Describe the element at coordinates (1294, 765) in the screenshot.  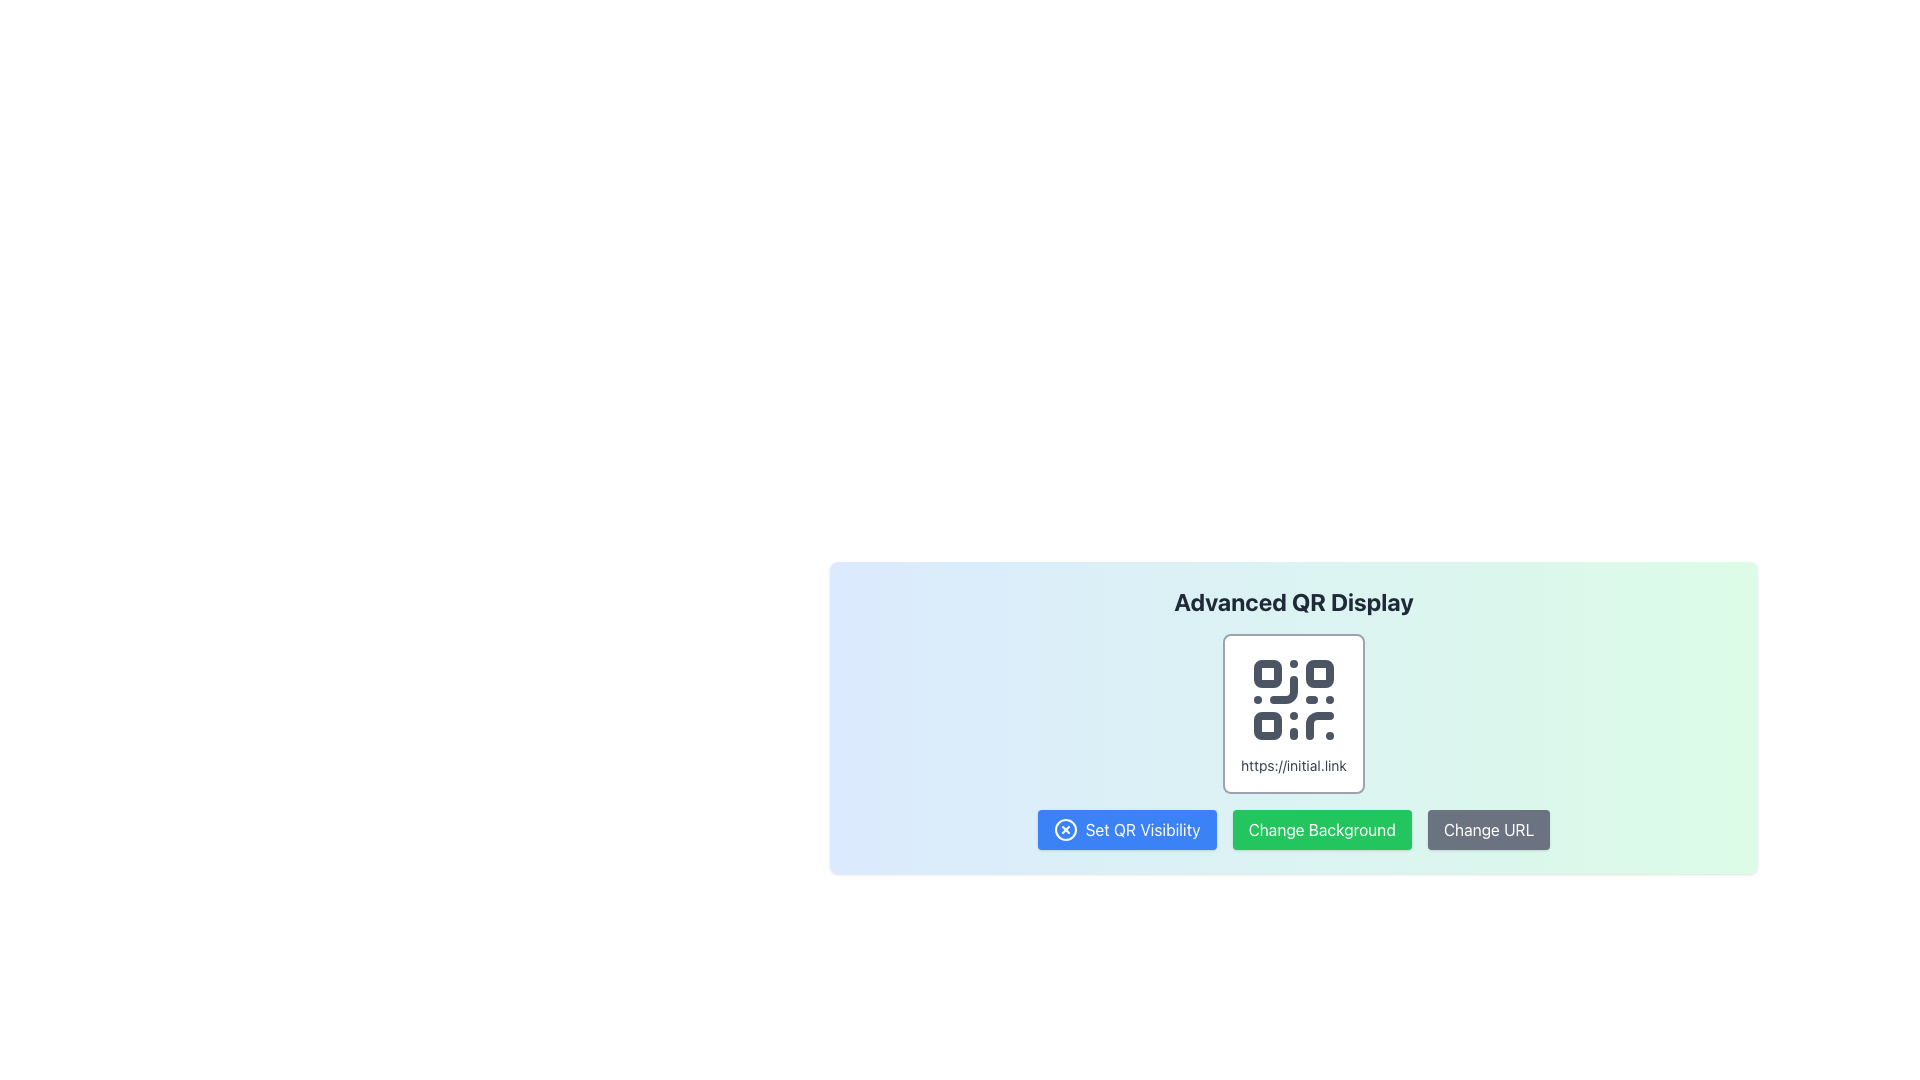
I see `the URL text element located at the bottom of the group under the QR code icon` at that location.